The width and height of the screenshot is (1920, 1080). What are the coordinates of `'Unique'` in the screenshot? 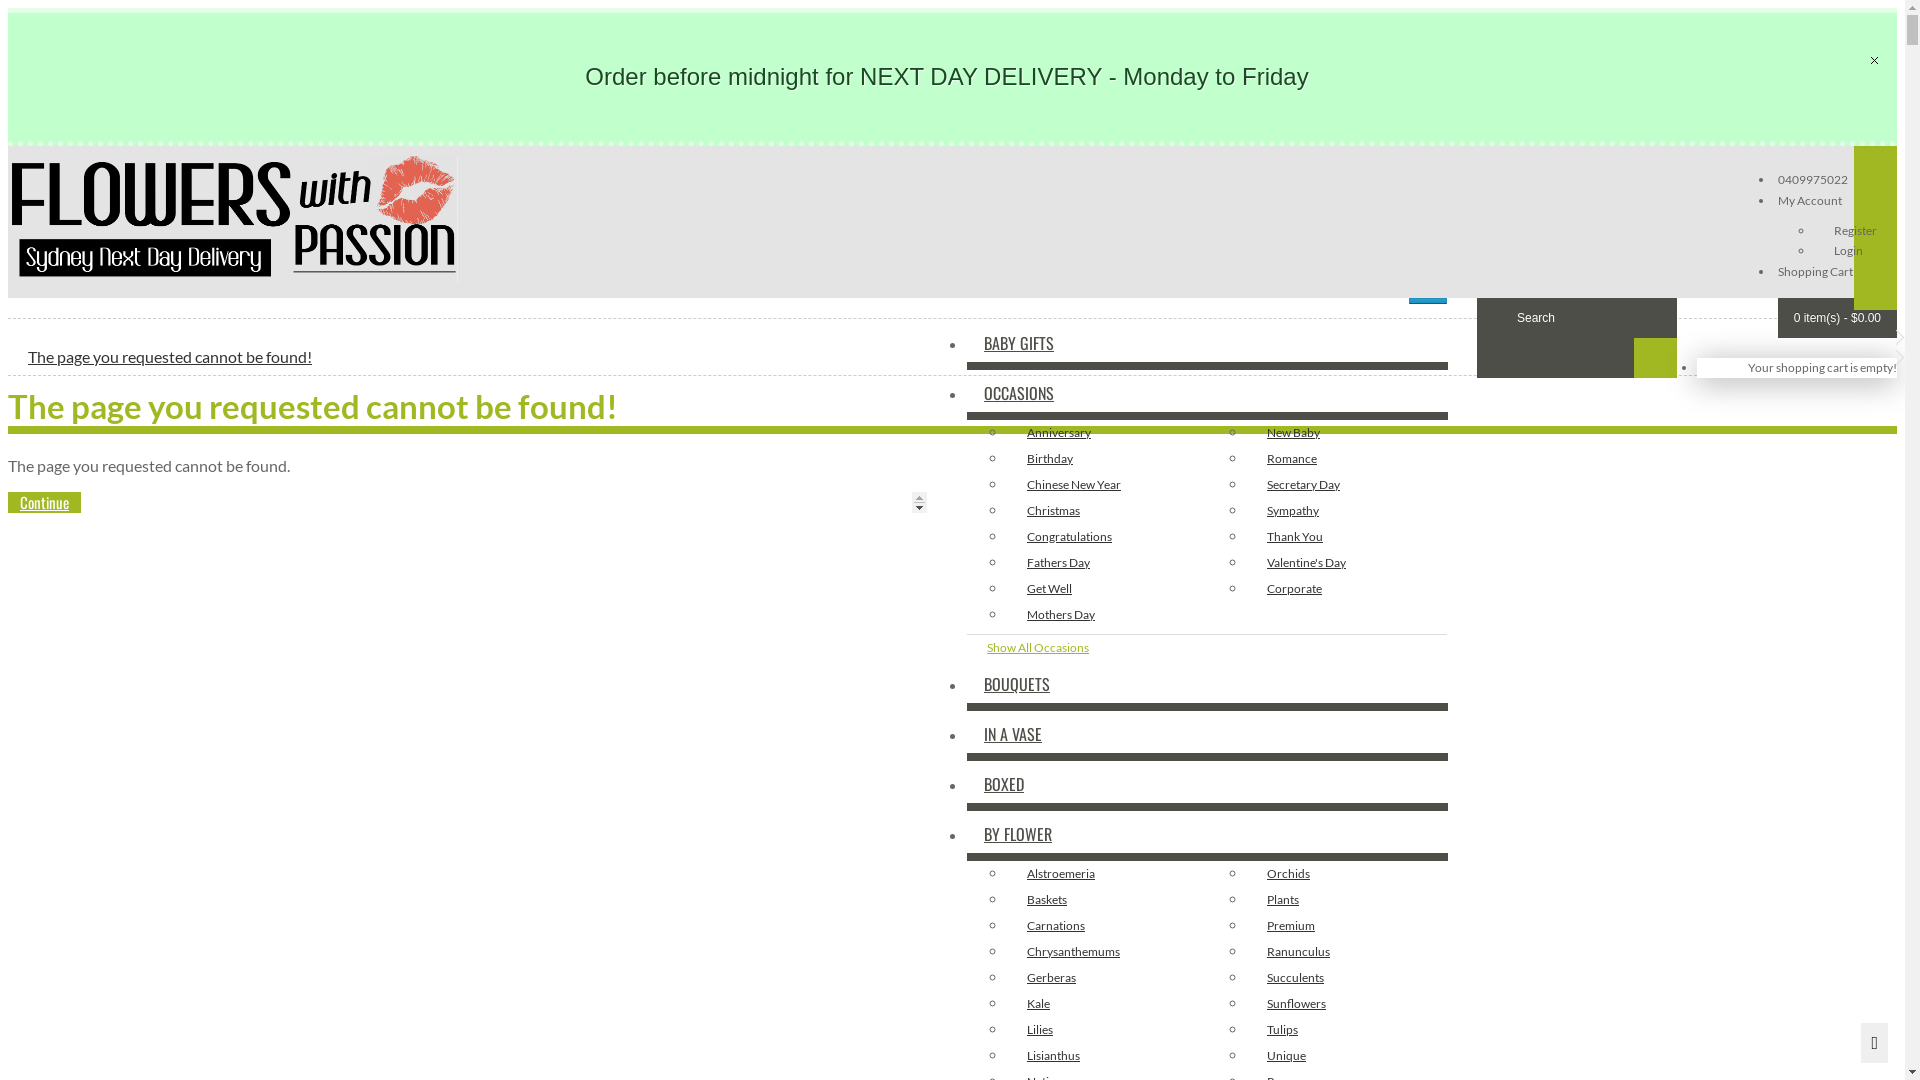 It's located at (1246, 1054).